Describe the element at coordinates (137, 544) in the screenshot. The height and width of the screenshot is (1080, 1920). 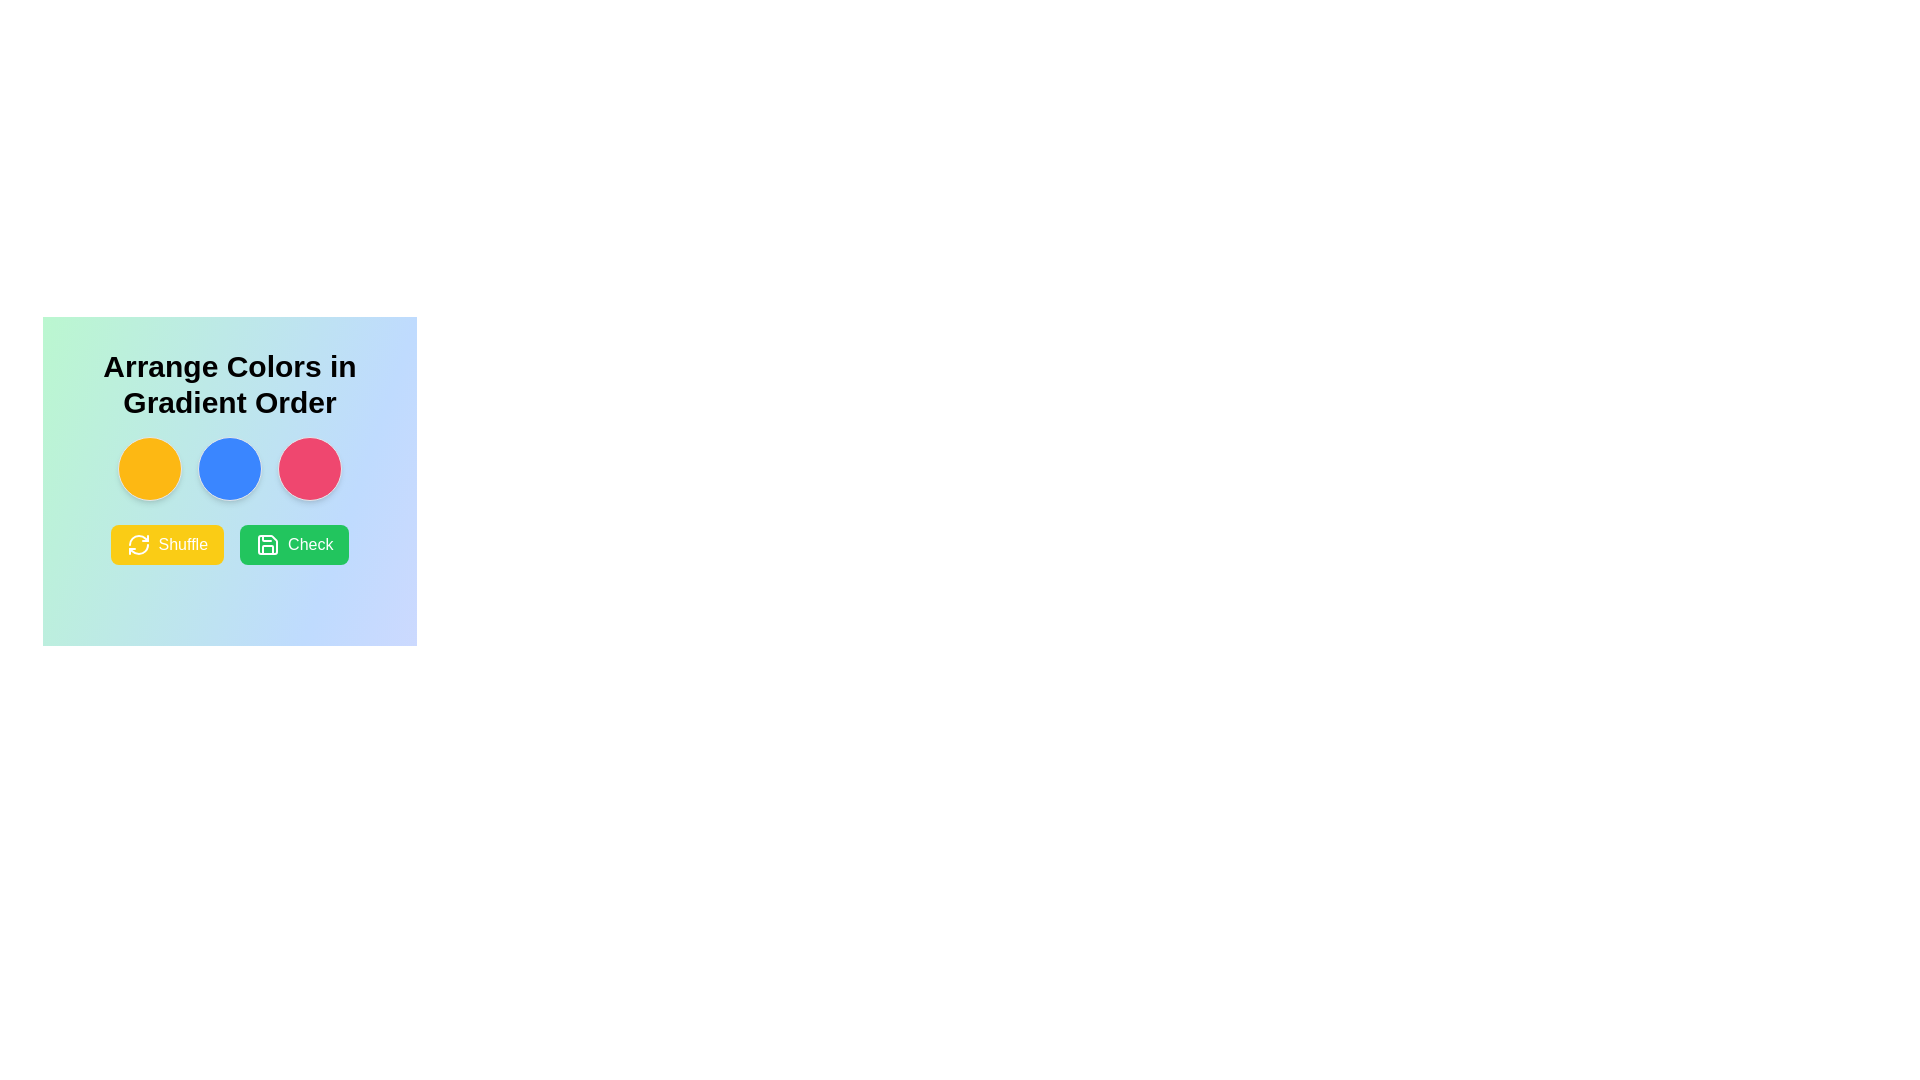
I see `the shuffle icon located on the left side of the horizontal button pair at the bottom of the interface to initiate shuffling` at that location.